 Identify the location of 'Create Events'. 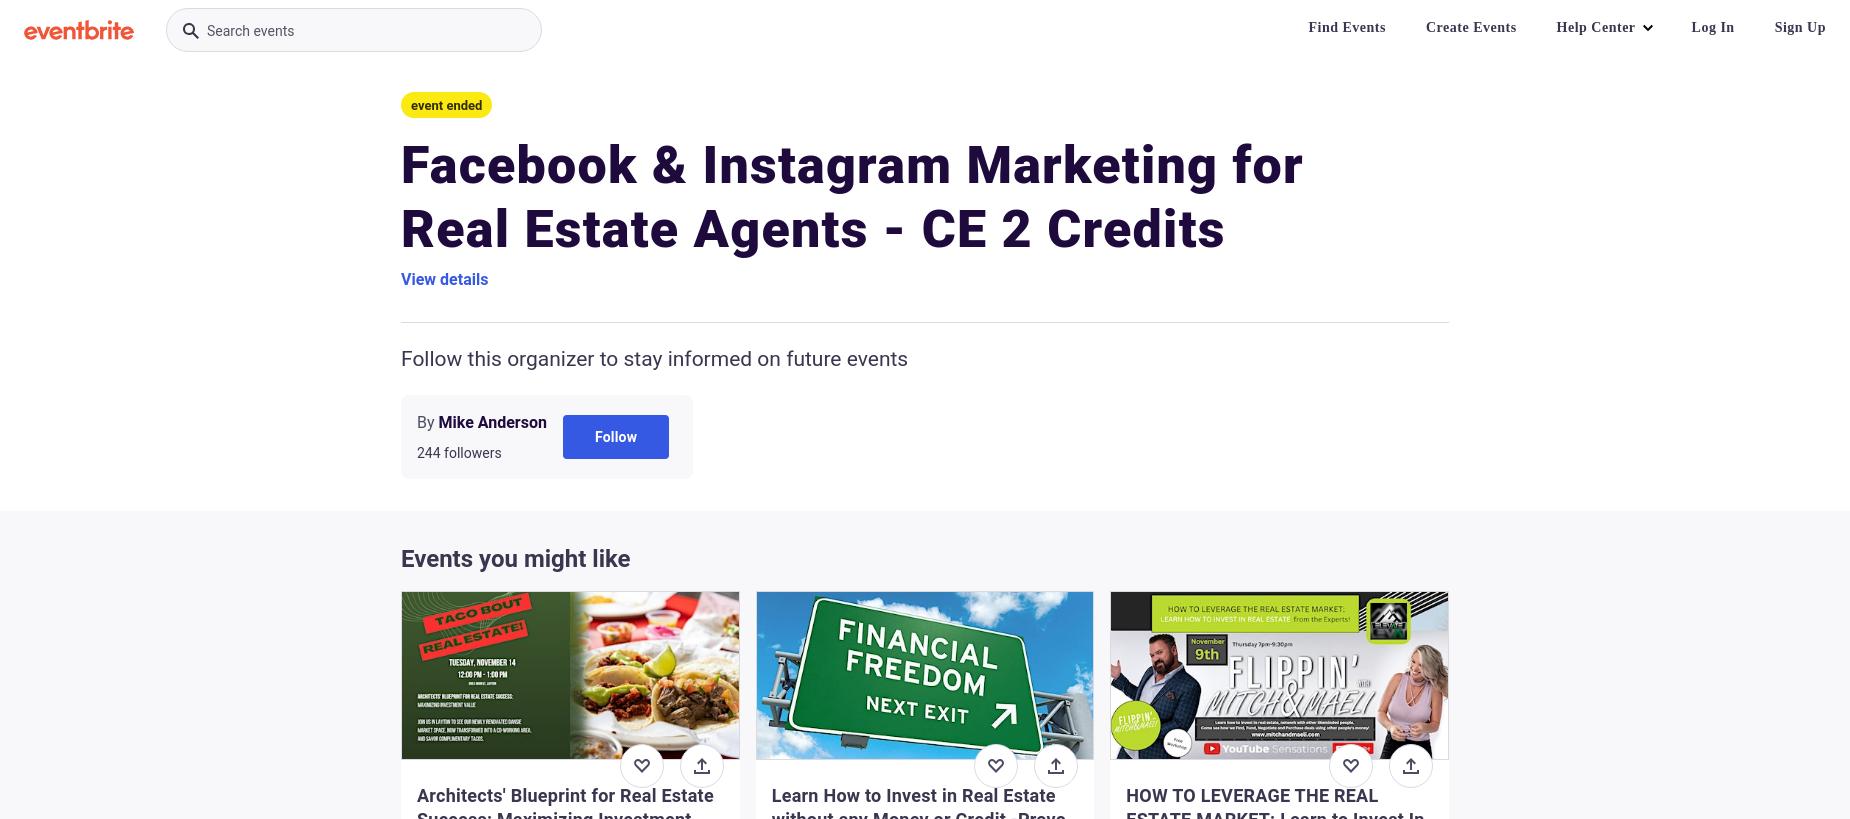
(1470, 26).